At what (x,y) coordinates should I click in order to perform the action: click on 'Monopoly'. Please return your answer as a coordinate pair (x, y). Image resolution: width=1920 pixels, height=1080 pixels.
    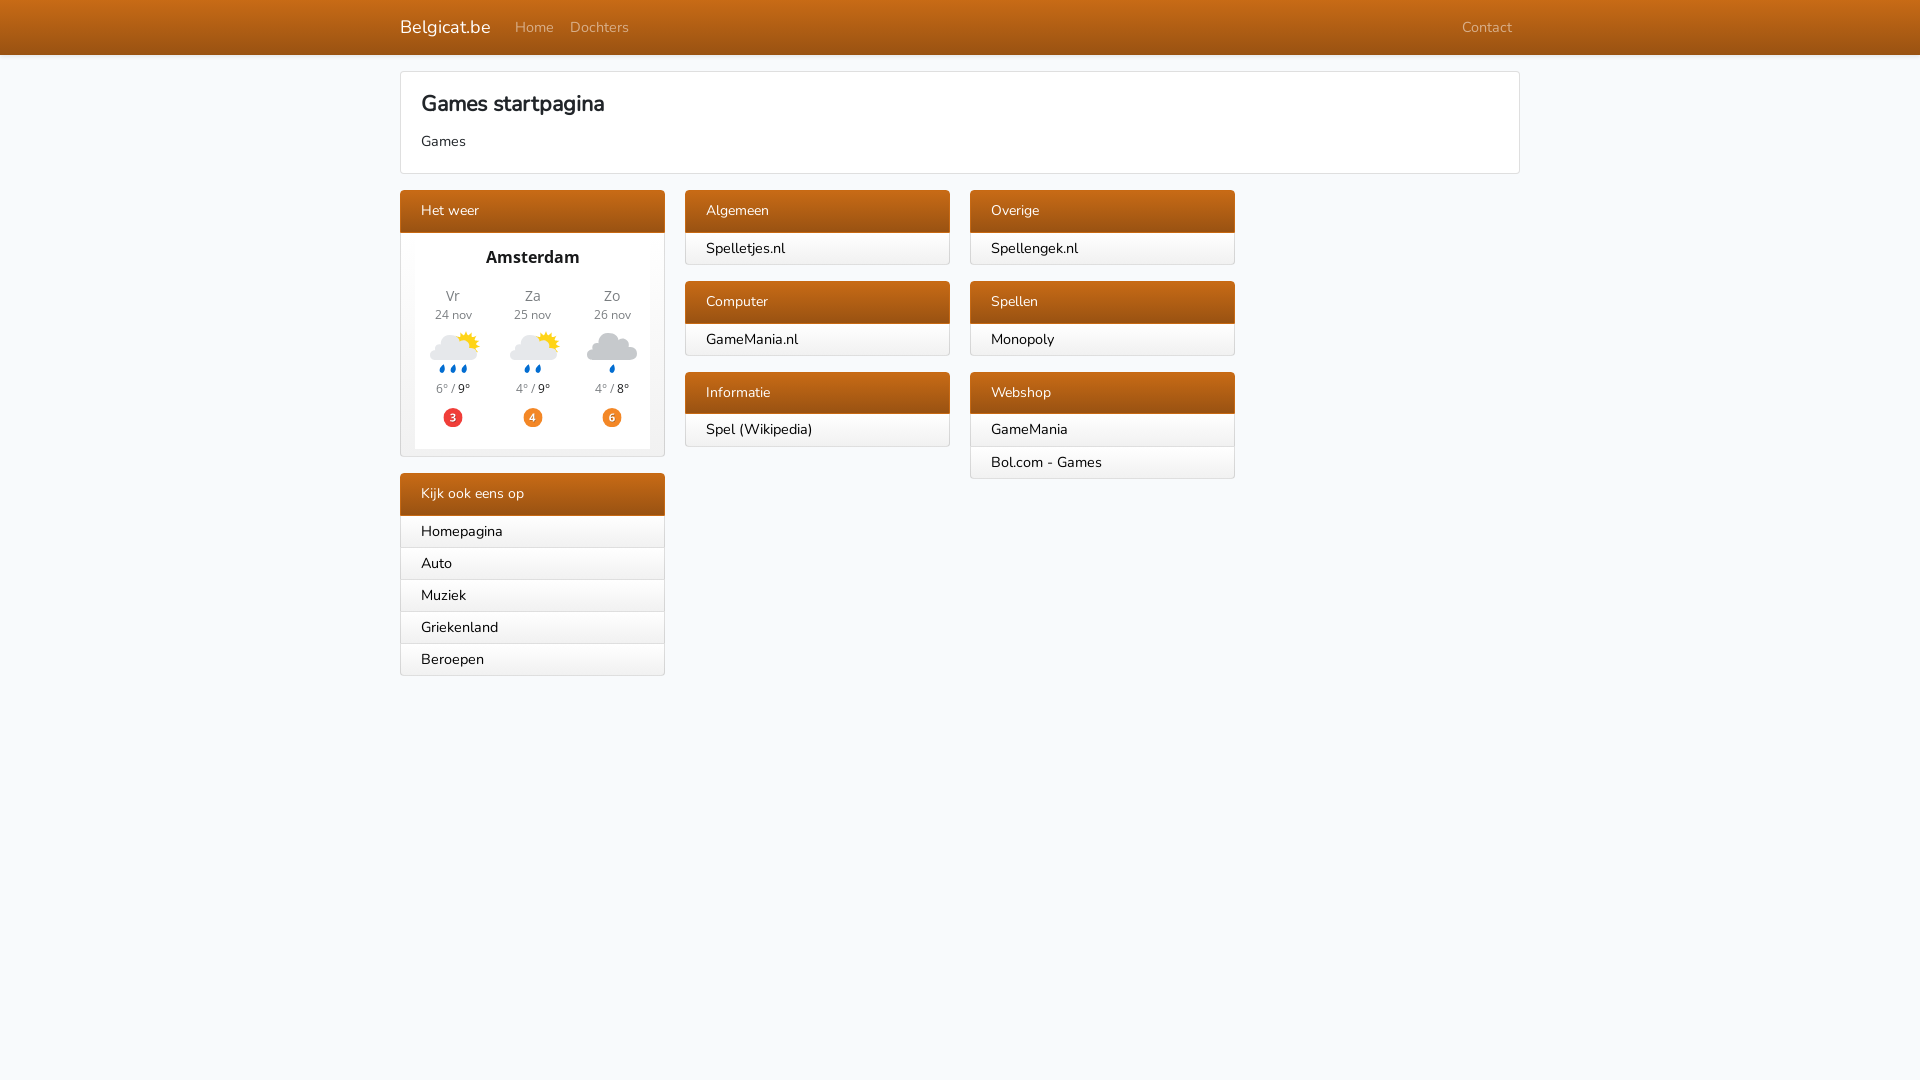
    Looking at the image, I should click on (1022, 338).